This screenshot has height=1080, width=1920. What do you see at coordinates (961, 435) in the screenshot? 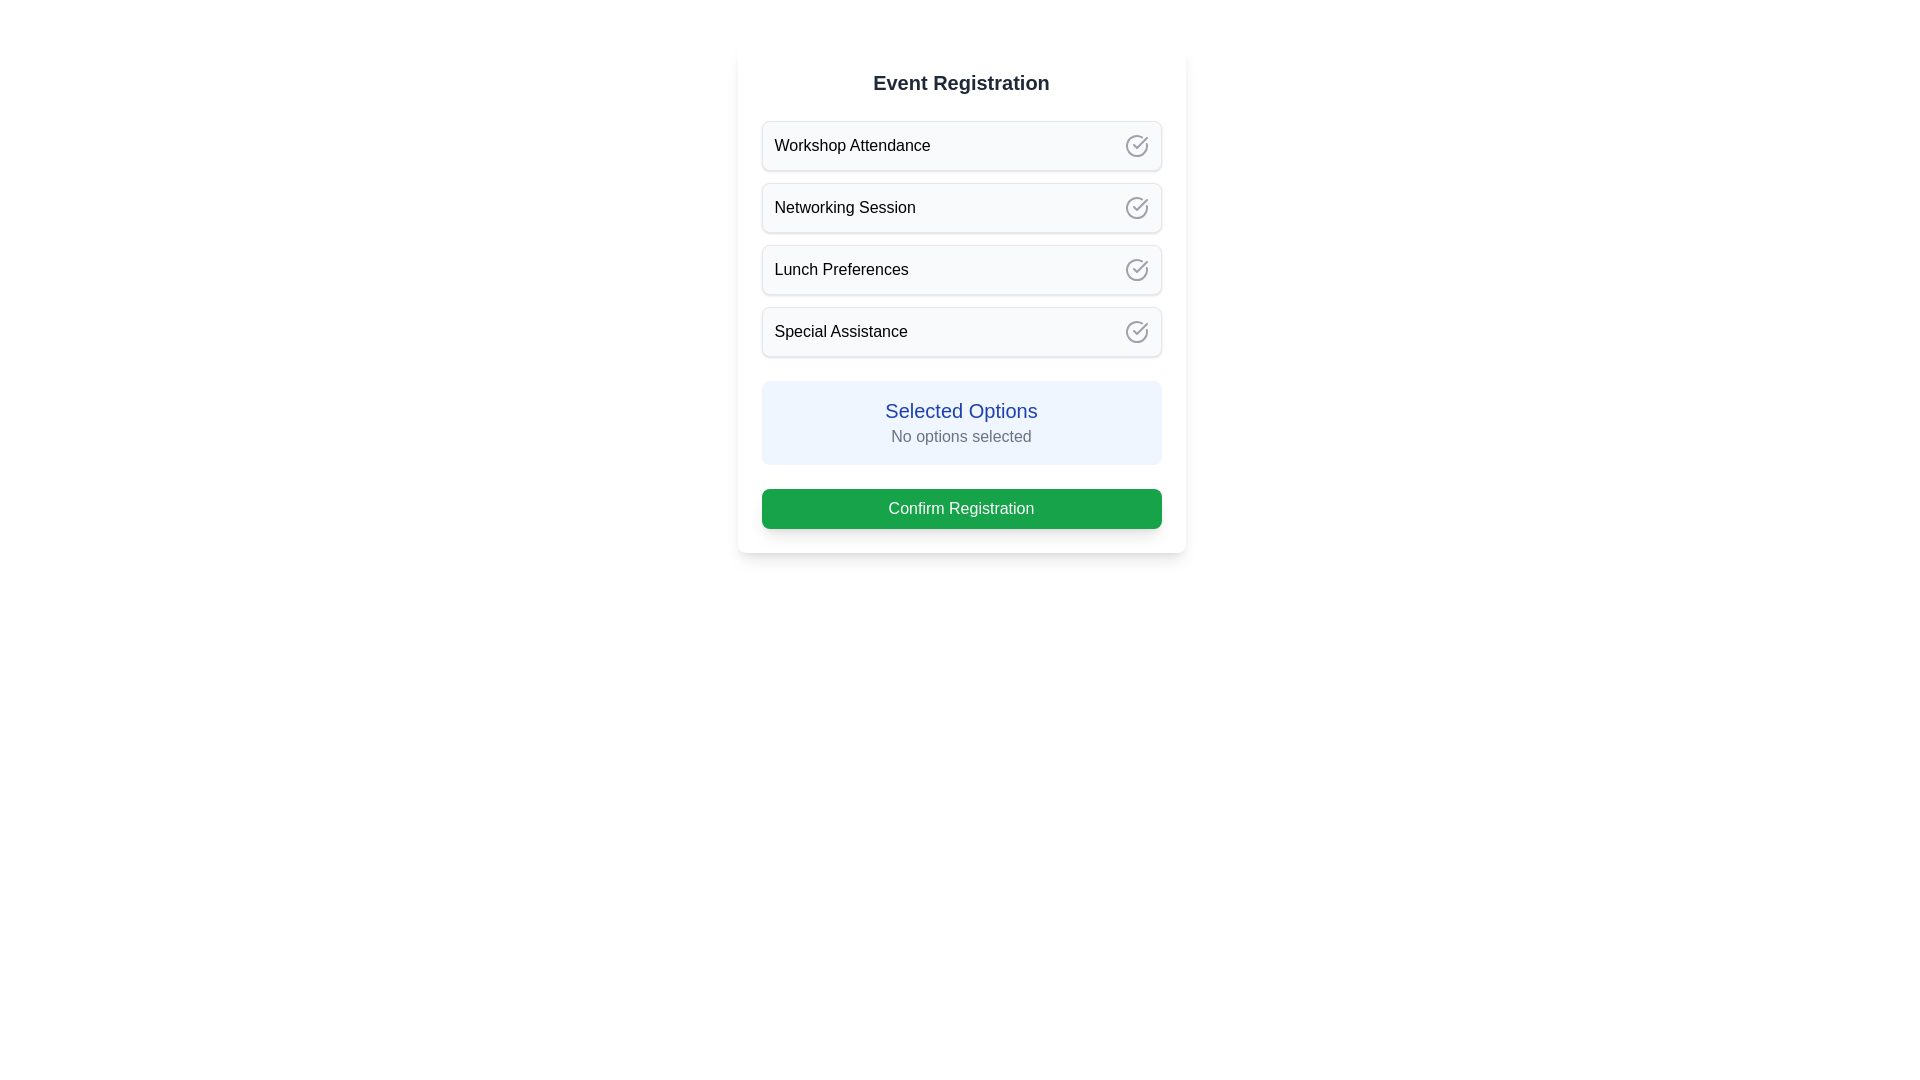
I see `the Text Label indicating no options have been selected, located within the light blue box labeled 'Selected Options', positioned below the title 'Selected Options' and above the green 'Confirm Registration' button` at bounding box center [961, 435].